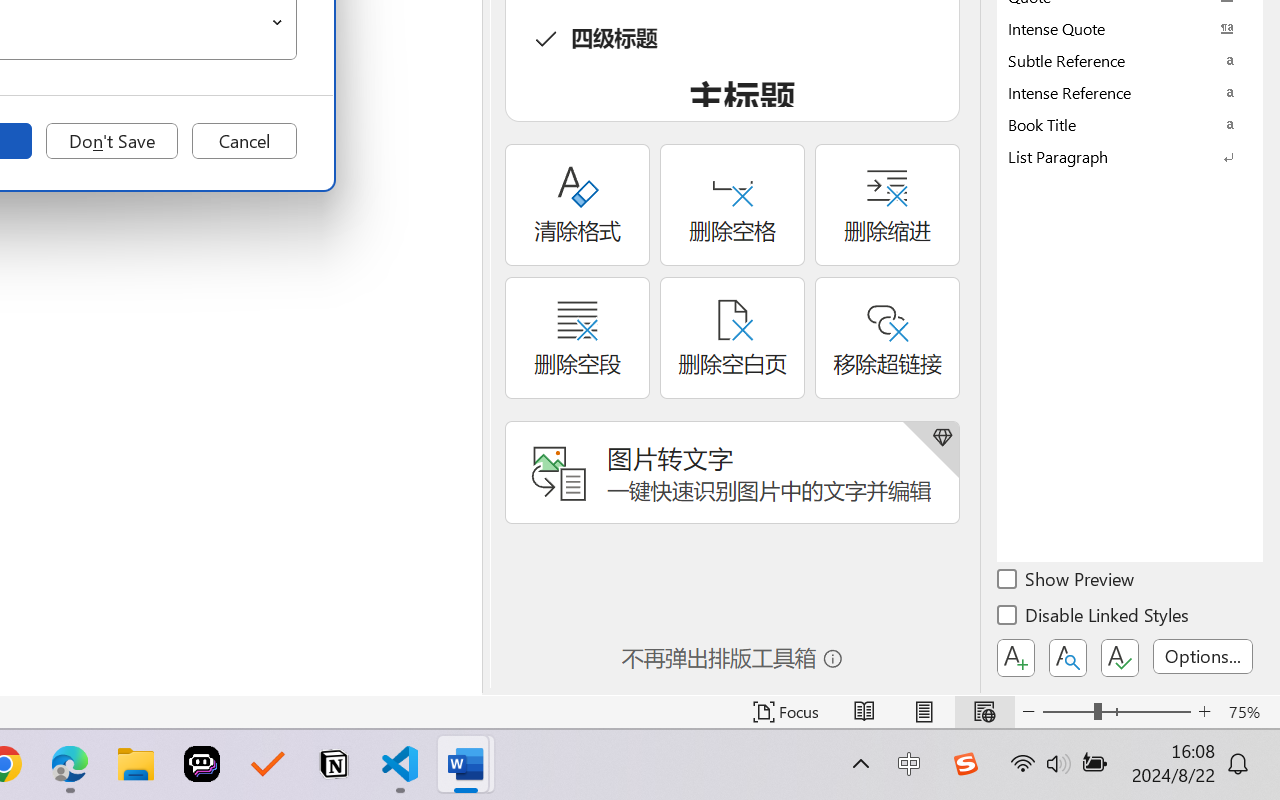 The width and height of the screenshot is (1280, 800). Describe the element at coordinates (334, 764) in the screenshot. I see `'Notion'` at that location.